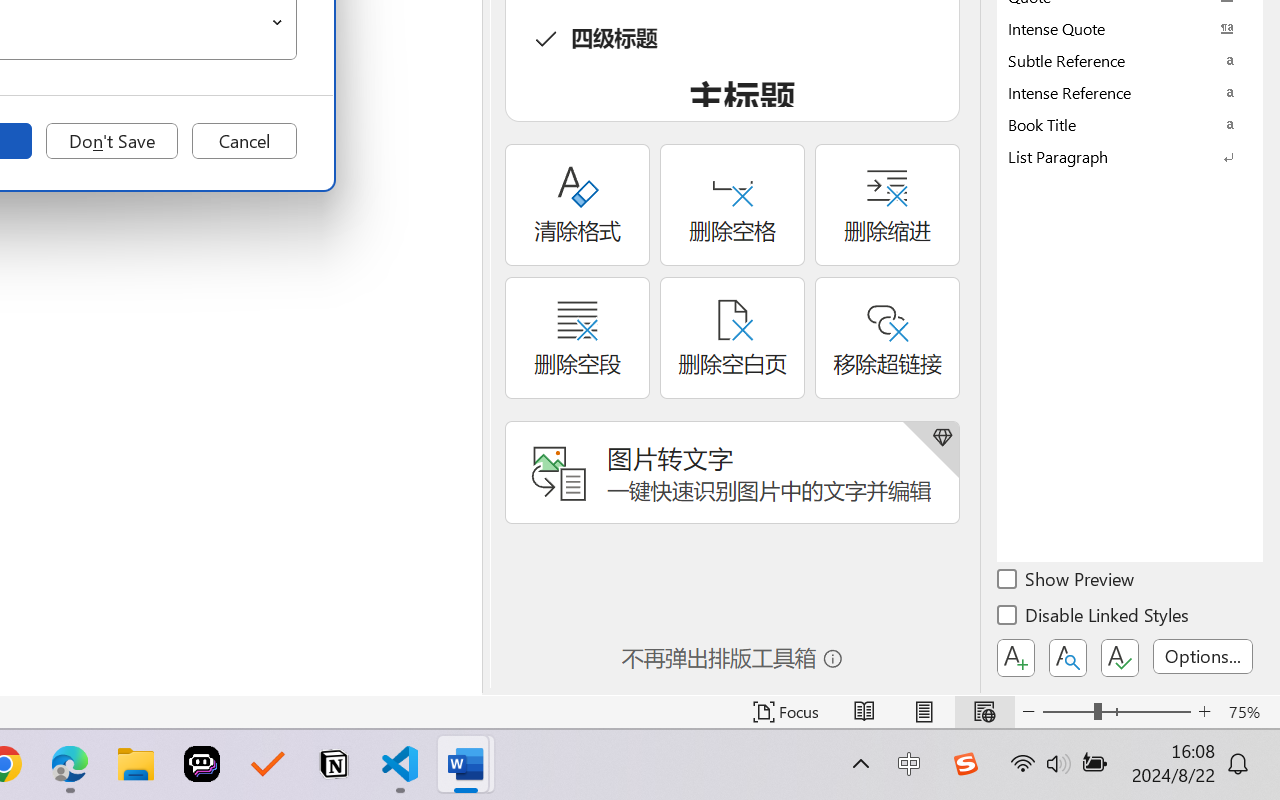 The width and height of the screenshot is (1280, 800). Describe the element at coordinates (334, 764) in the screenshot. I see `'Notion'` at that location.